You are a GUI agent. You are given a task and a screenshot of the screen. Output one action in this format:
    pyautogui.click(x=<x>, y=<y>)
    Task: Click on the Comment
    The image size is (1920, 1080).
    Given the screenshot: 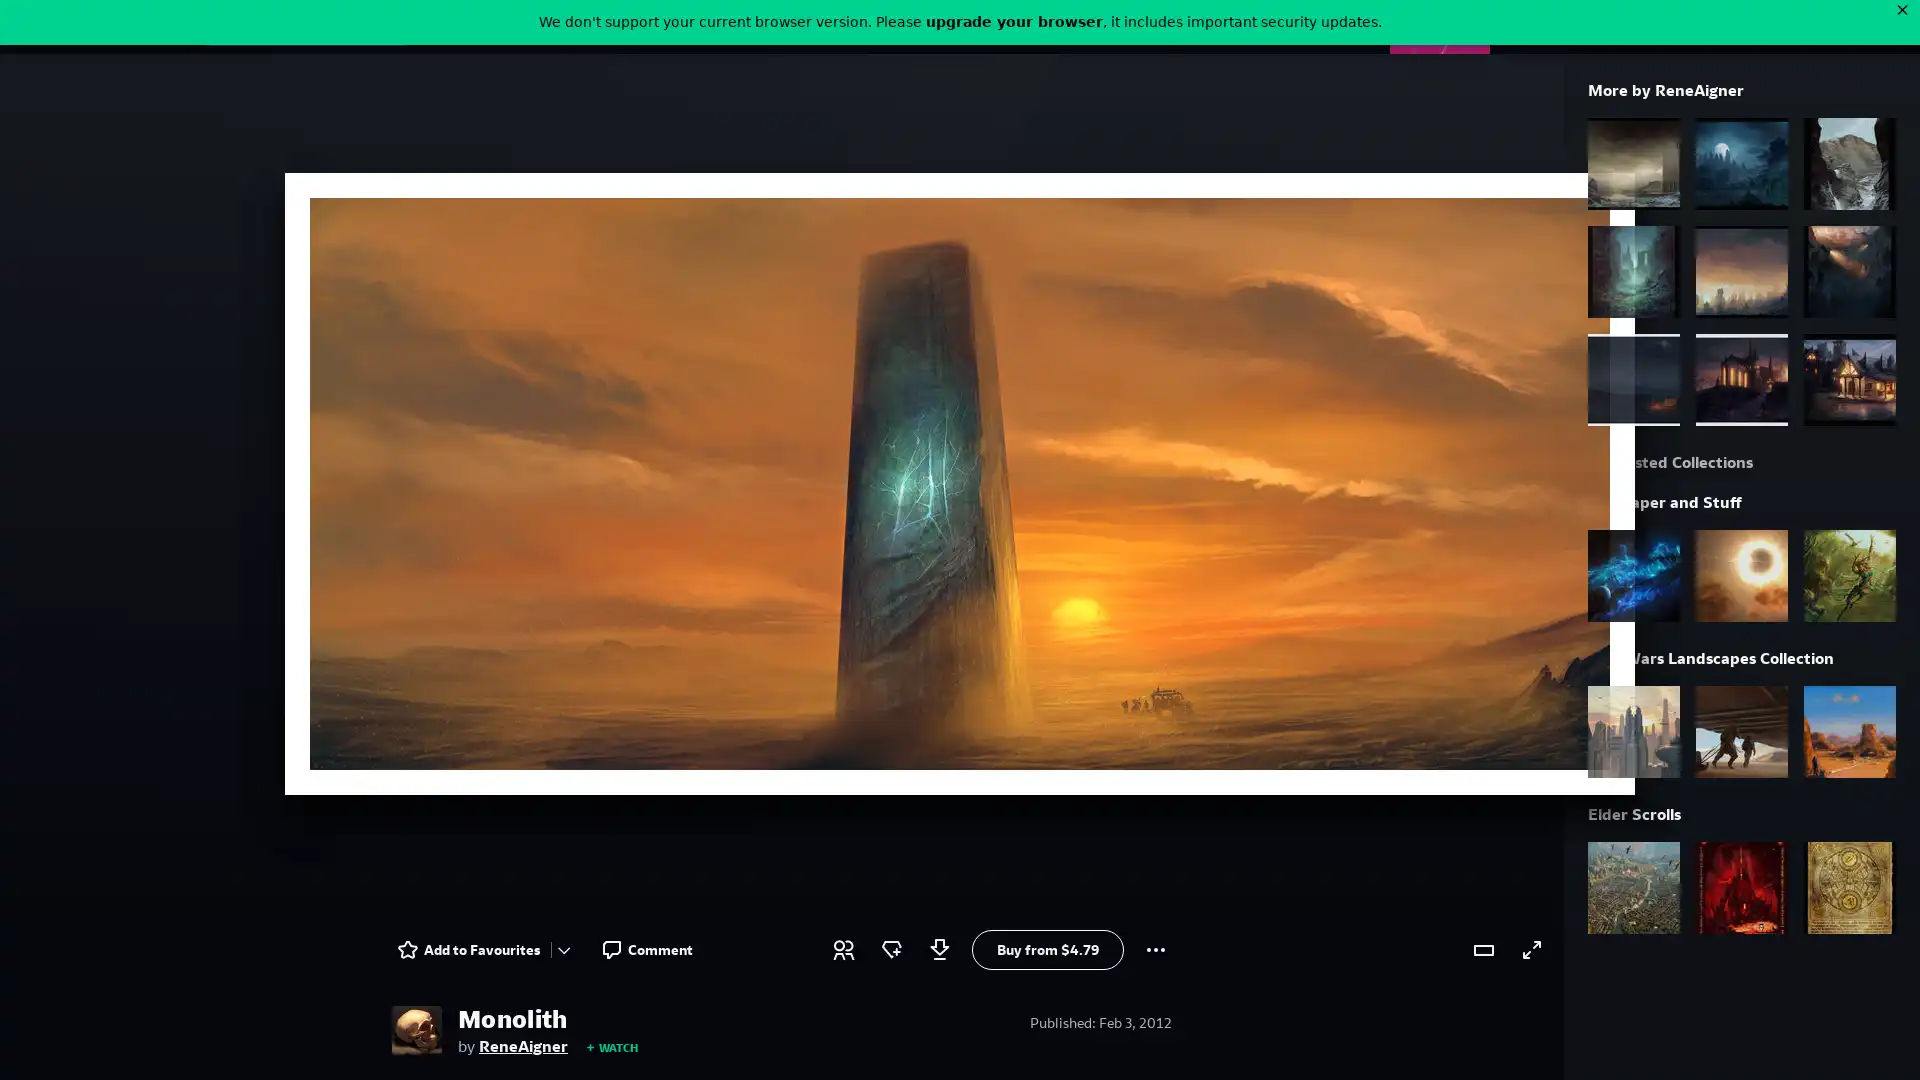 What is the action you would take?
    pyautogui.click(x=646, y=948)
    